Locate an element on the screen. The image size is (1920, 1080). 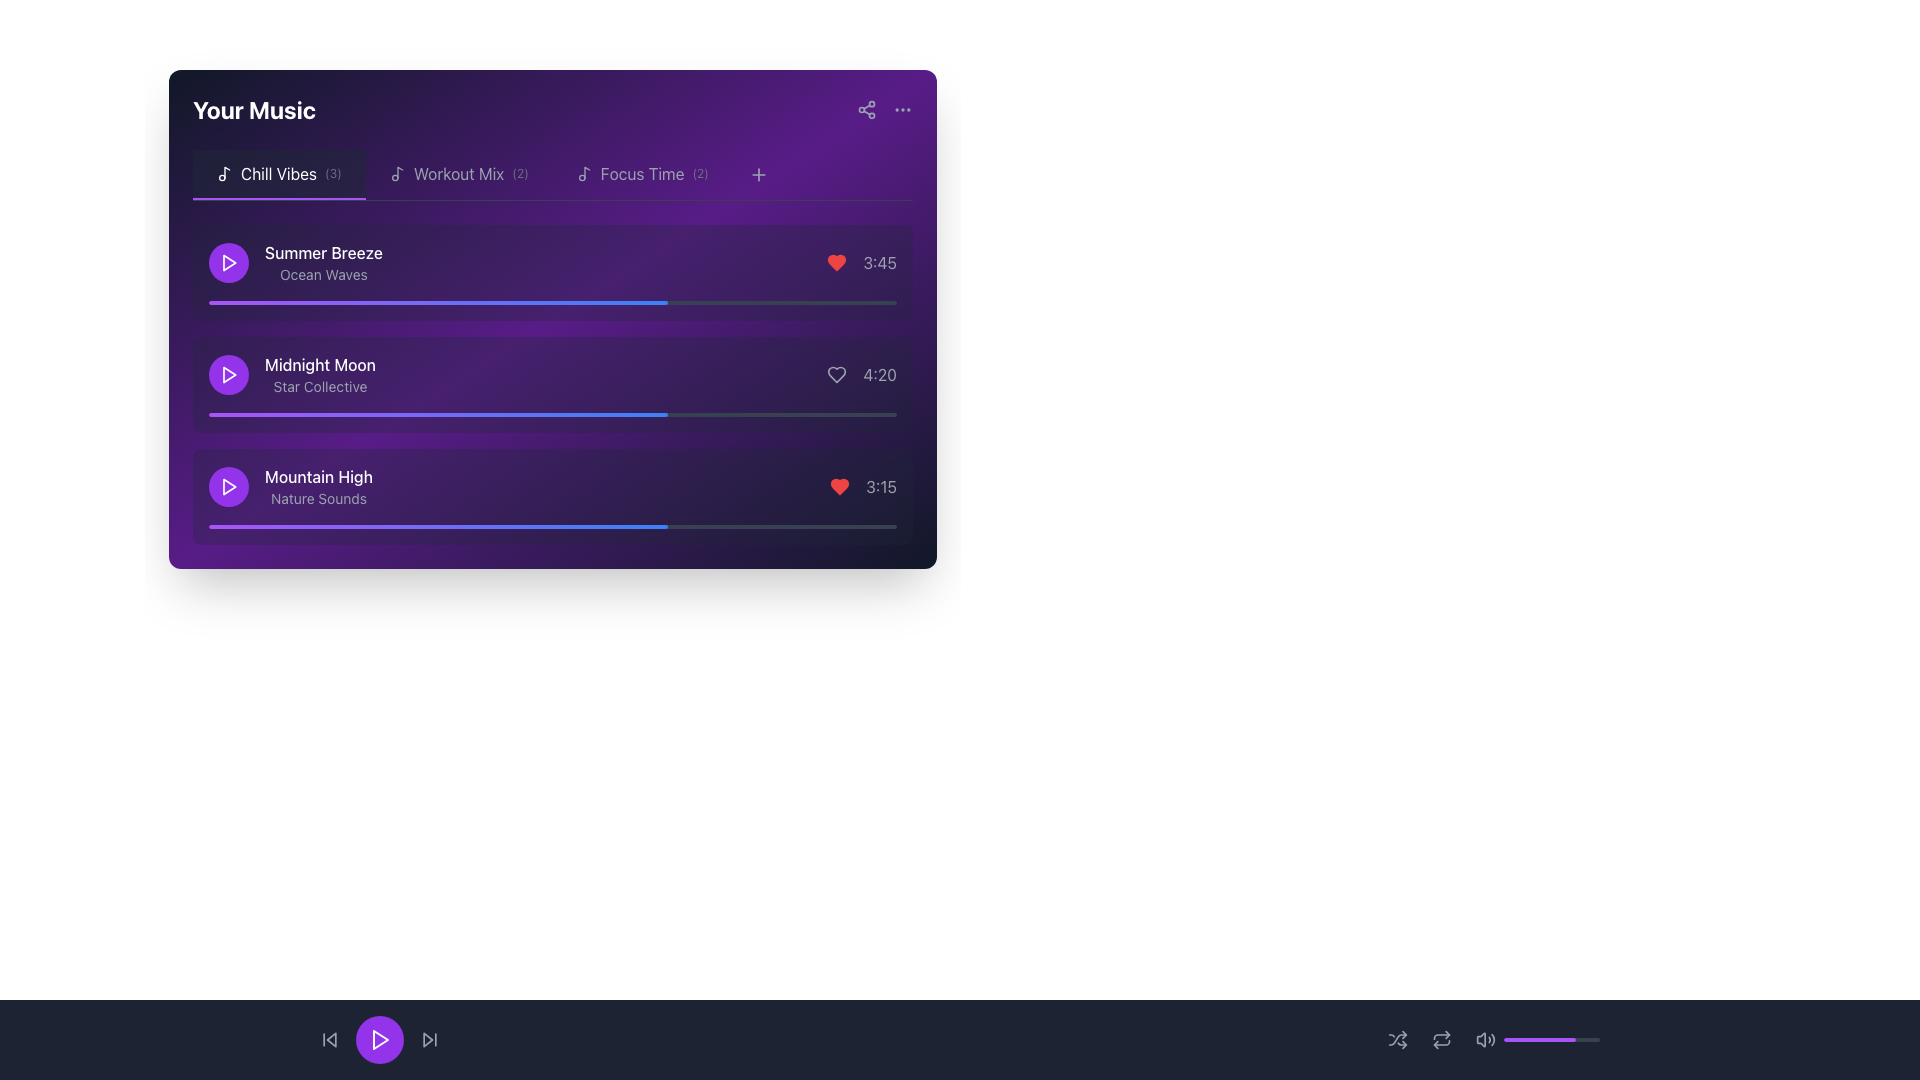
the left-pointing triangular icon on the bottom control bar is located at coordinates (331, 1039).